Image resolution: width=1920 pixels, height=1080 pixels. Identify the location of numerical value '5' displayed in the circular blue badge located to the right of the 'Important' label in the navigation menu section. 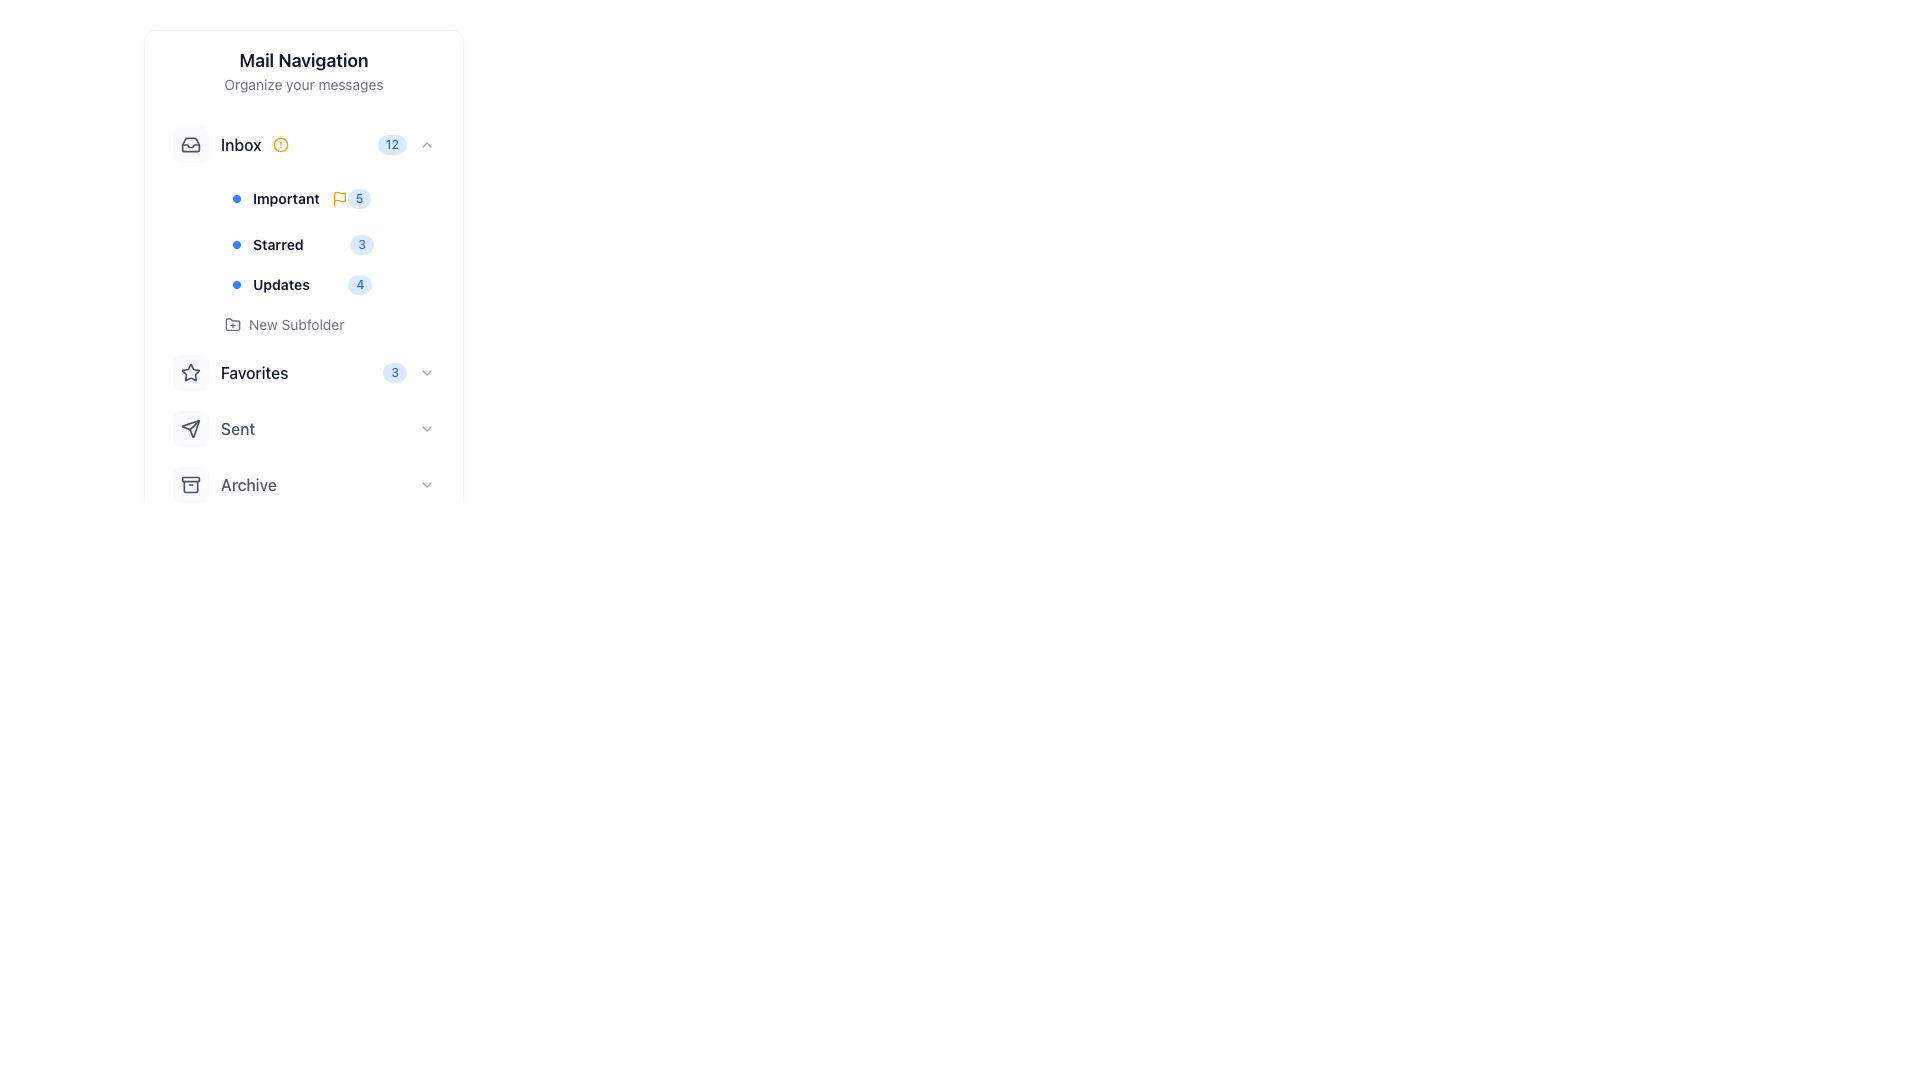
(359, 199).